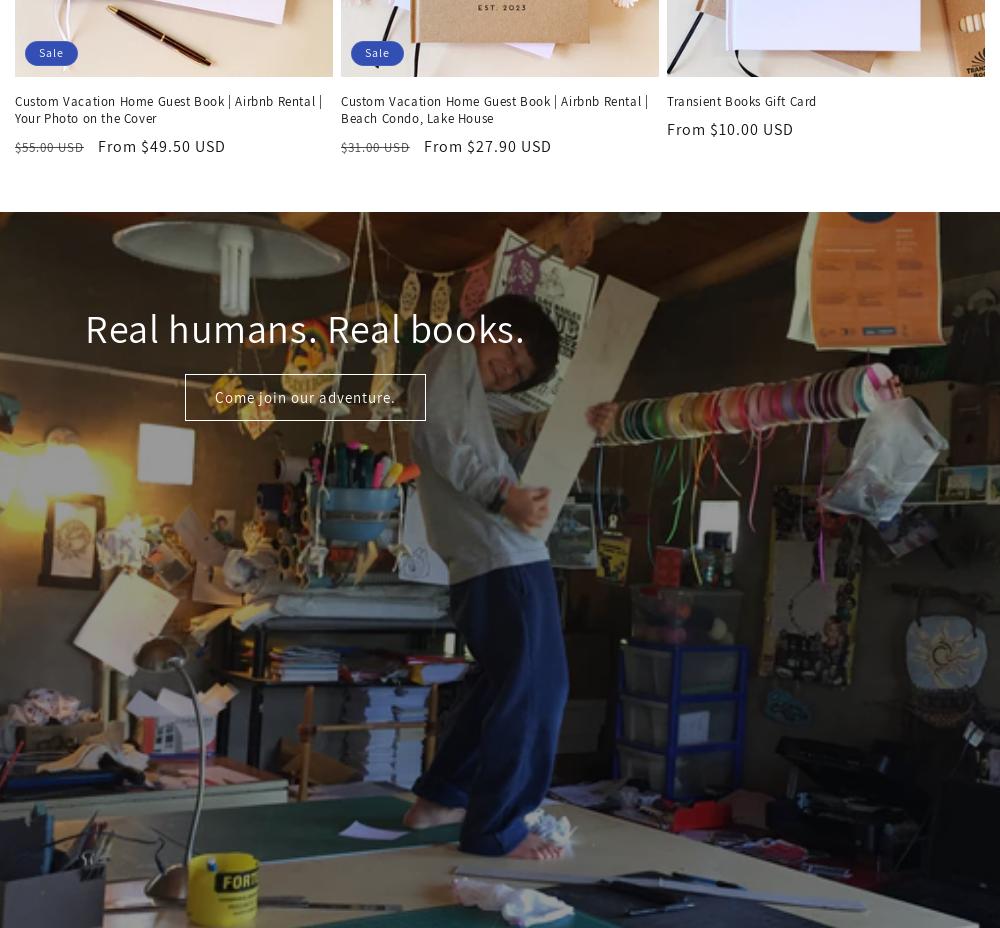 Image resolution: width=1000 pixels, height=928 pixels. What do you see at coordinates (49, 146) in the screenshot?
I see `'$55.00 USD'` at bounding box center [49, 146].